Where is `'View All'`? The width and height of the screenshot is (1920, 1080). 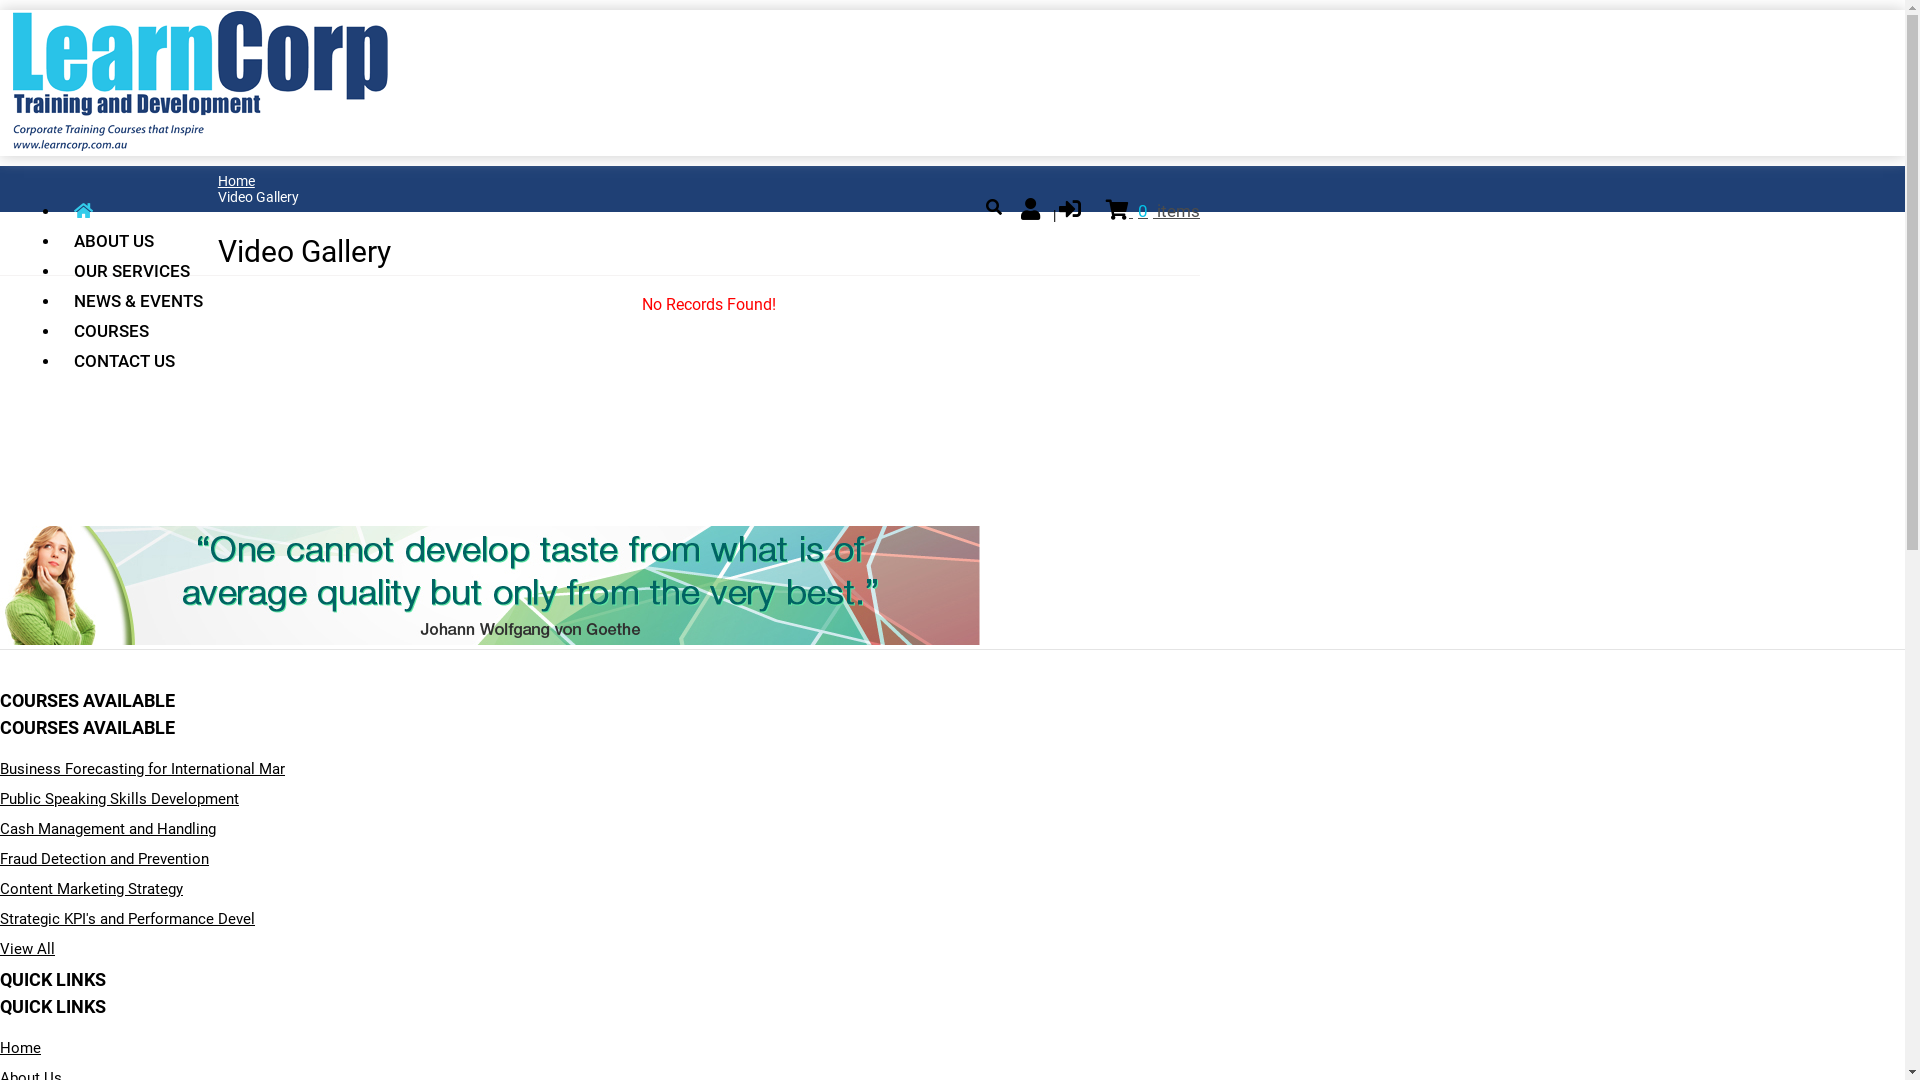 'View All' is located at coordinates (27, 947).